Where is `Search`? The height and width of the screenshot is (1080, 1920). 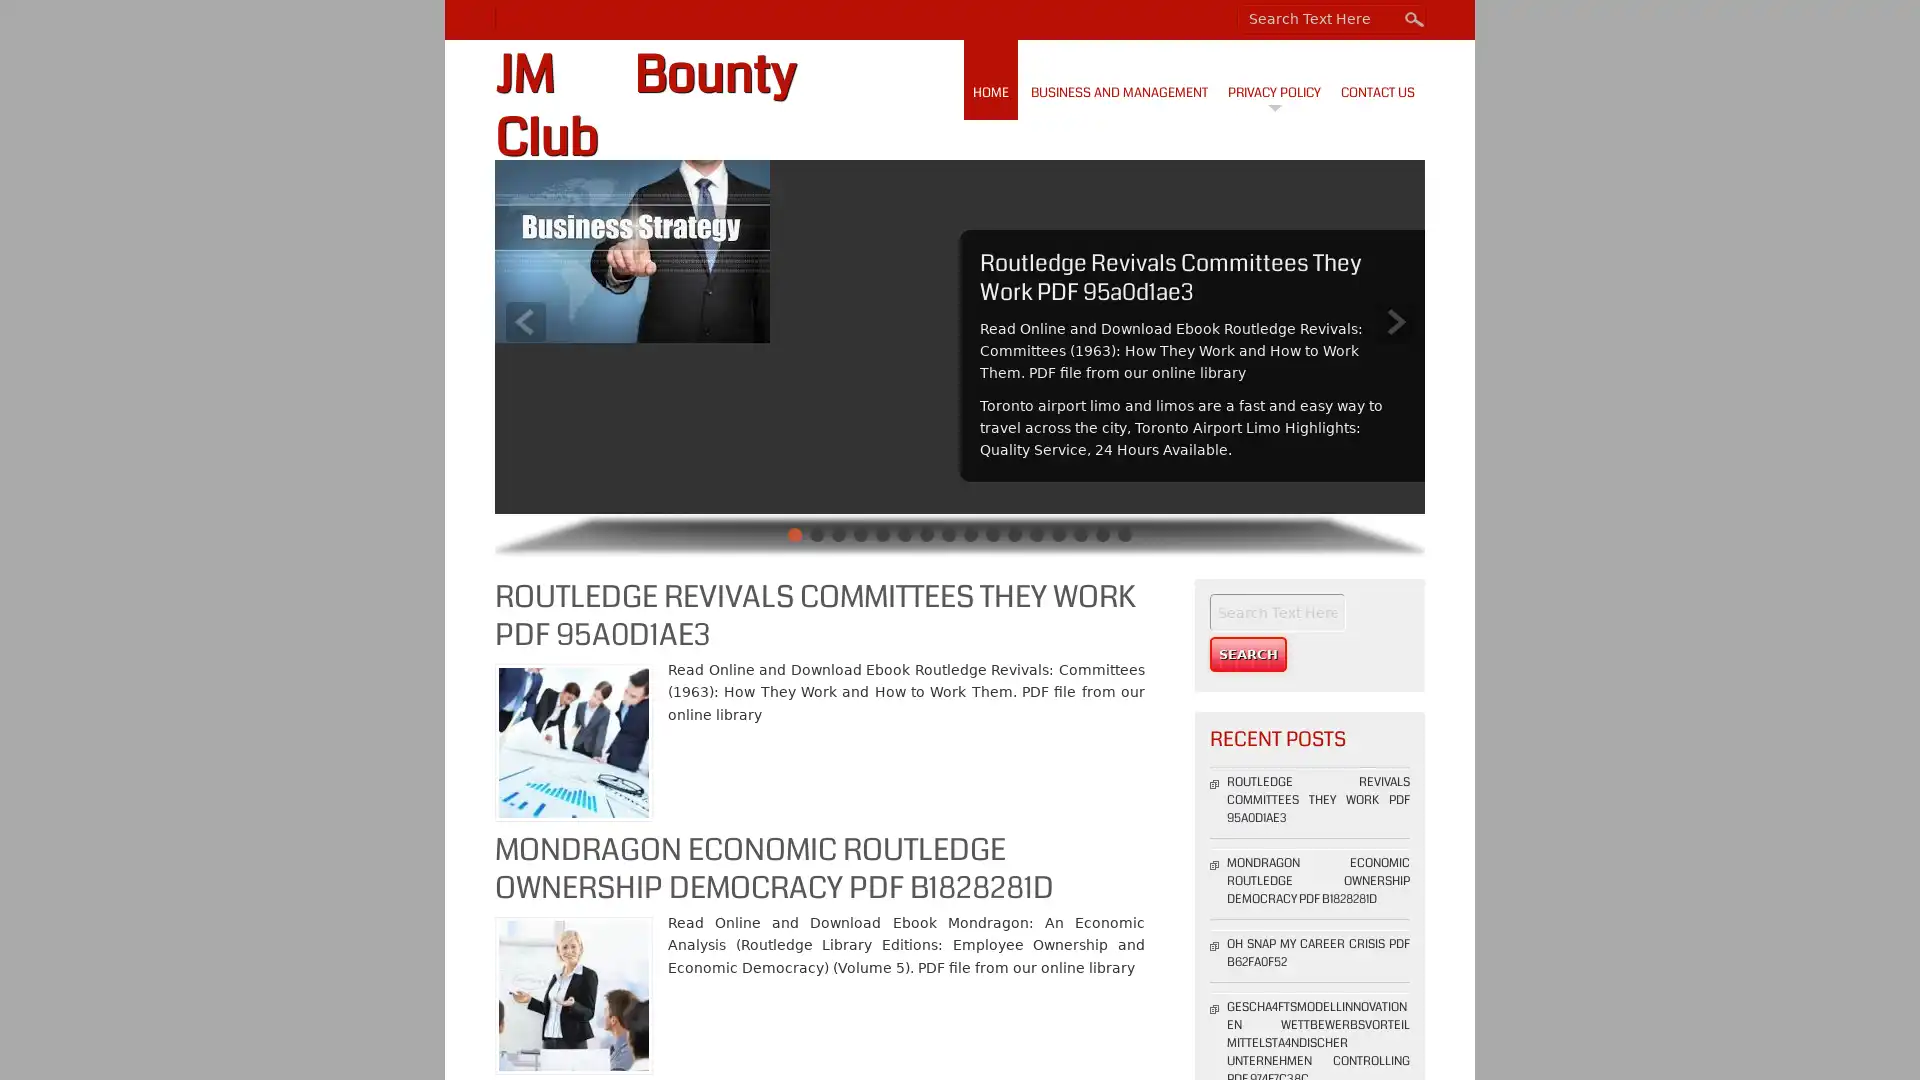 Search is located at coordinates (1247, 654).